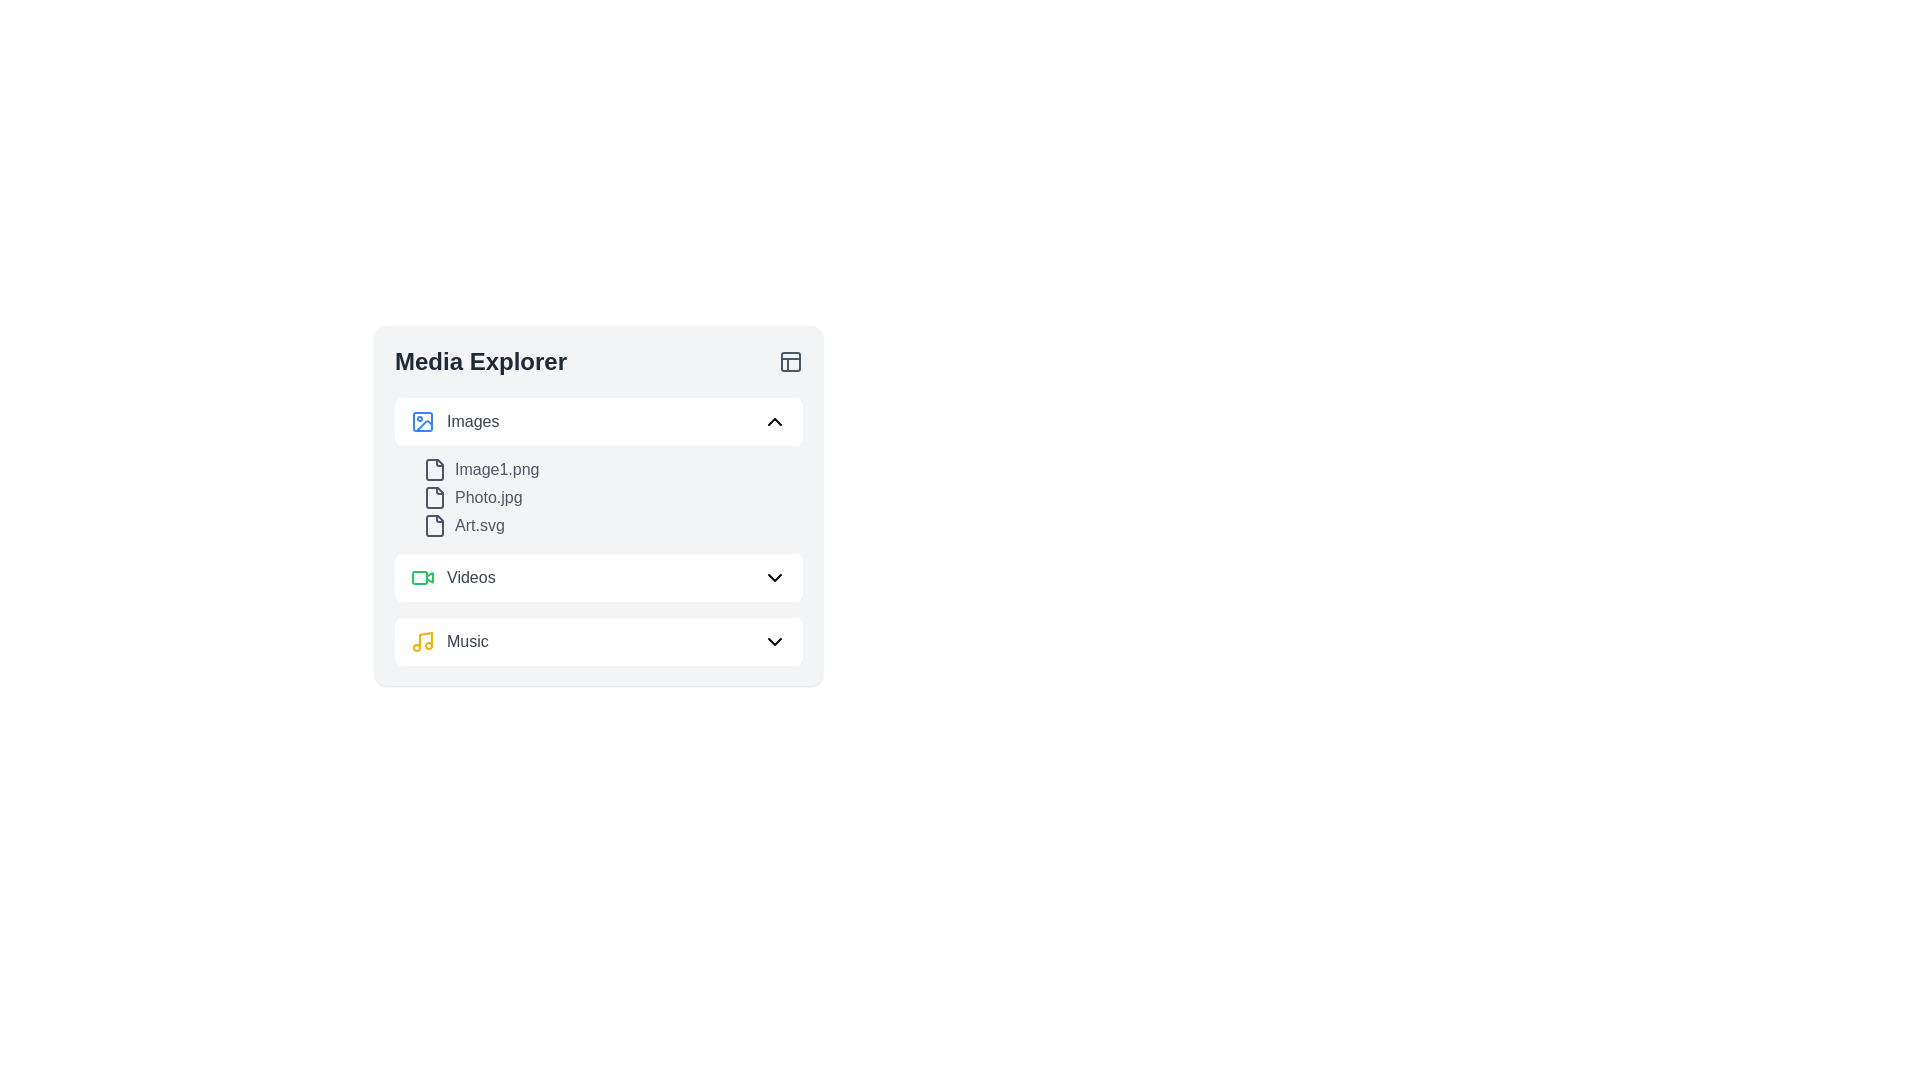  What do you see at coordinates (470, 578) in the screenshot?
I see `the text label displaying 'Videos' in gray font, located in the second section of the vertical list under 'Media Explorer'` at bounding box center [470, 578].